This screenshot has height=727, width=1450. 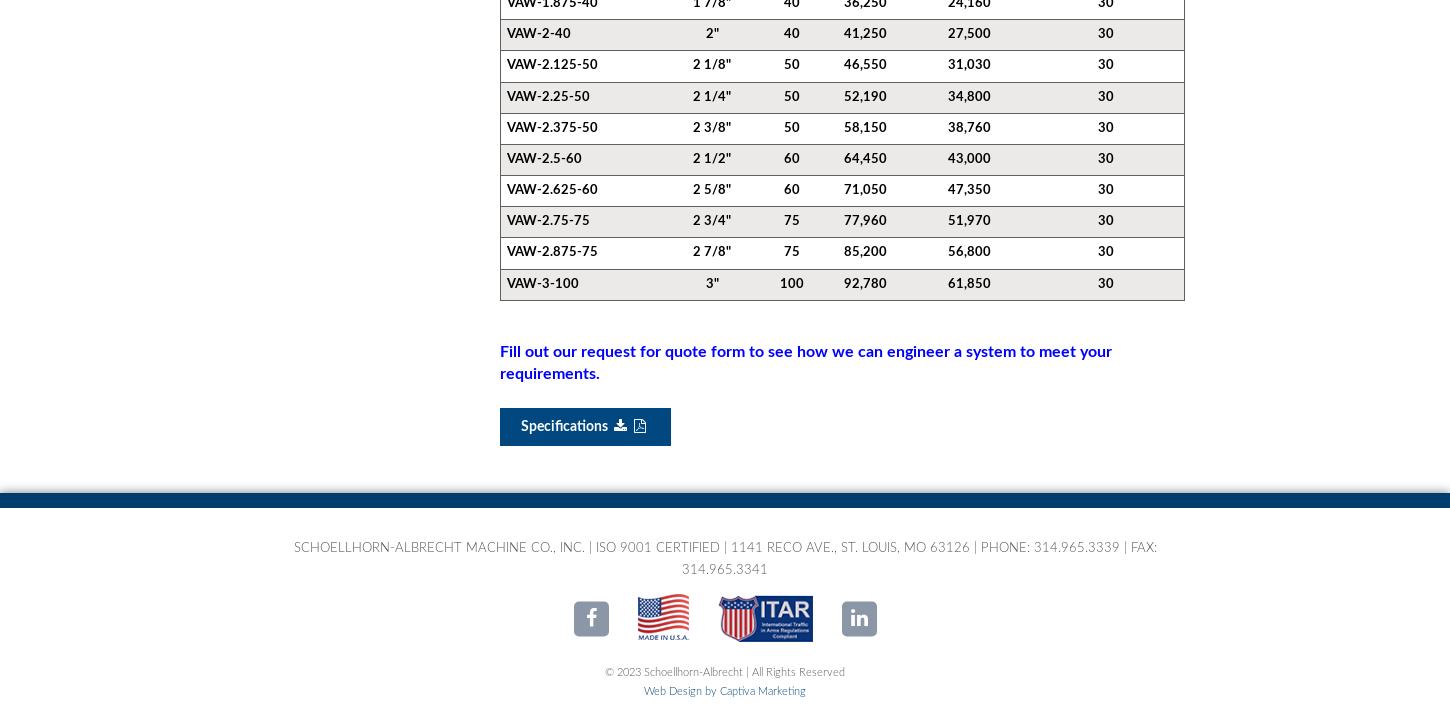 What do you see at coordinates (790, 34) in the screenshot?
I see `'40'` at bounding box center [790, 34].